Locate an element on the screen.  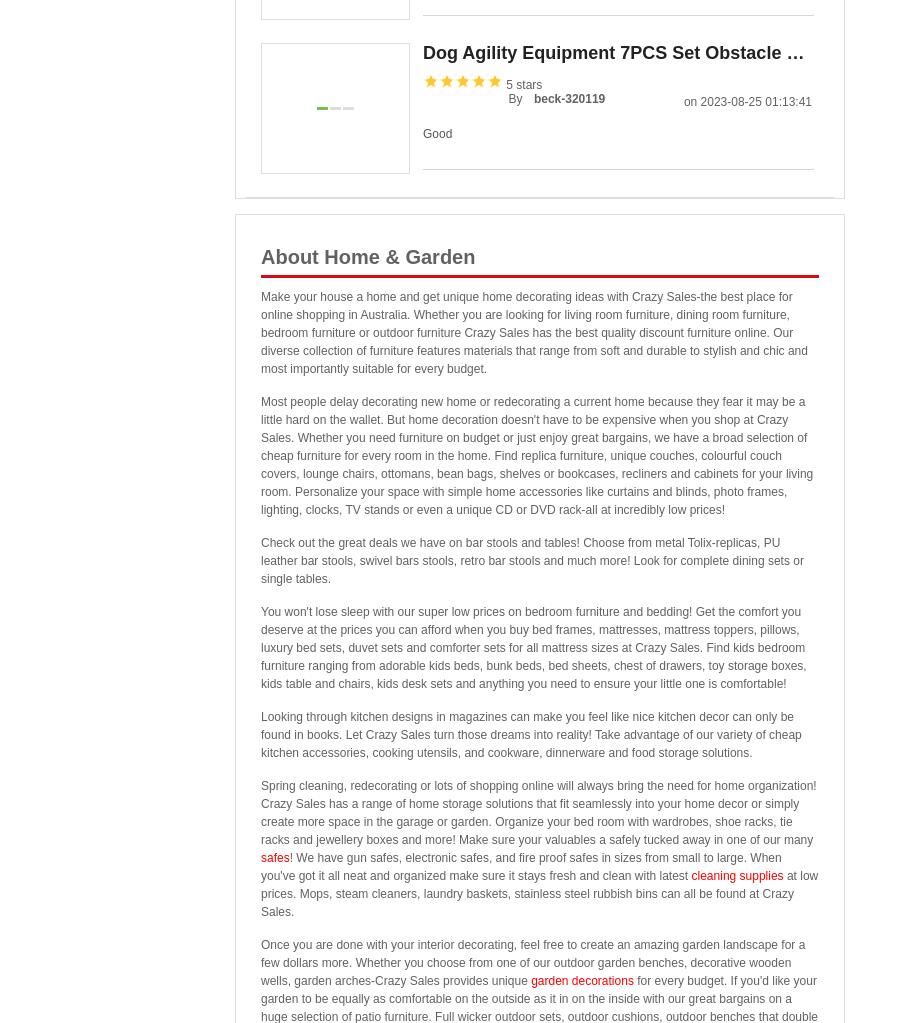
'at low prices. Mops, steam cleaners, laundry baskets, stainless steel rubbish bins can all be found at Crazy Sales.' is located at coordinates (539, 893).